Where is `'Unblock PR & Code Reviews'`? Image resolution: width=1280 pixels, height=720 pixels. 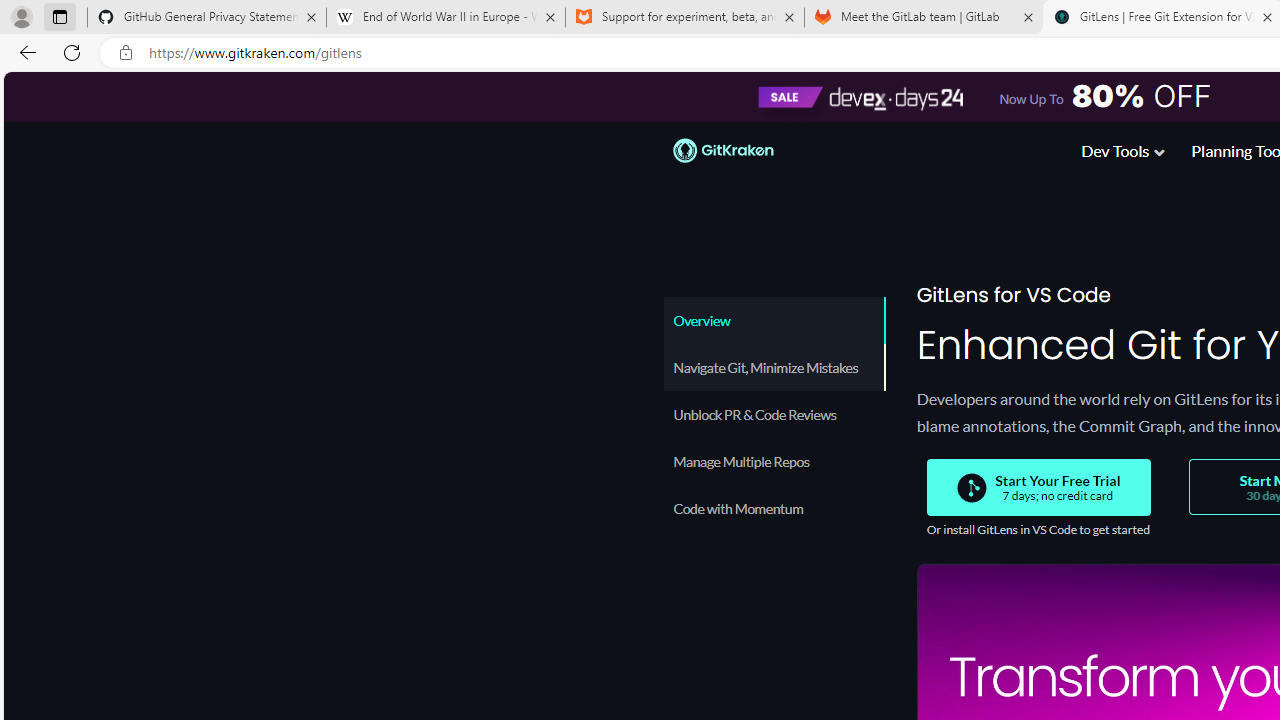
'Unblock PR & Code Reviews' is located at coordinates (773, 413).